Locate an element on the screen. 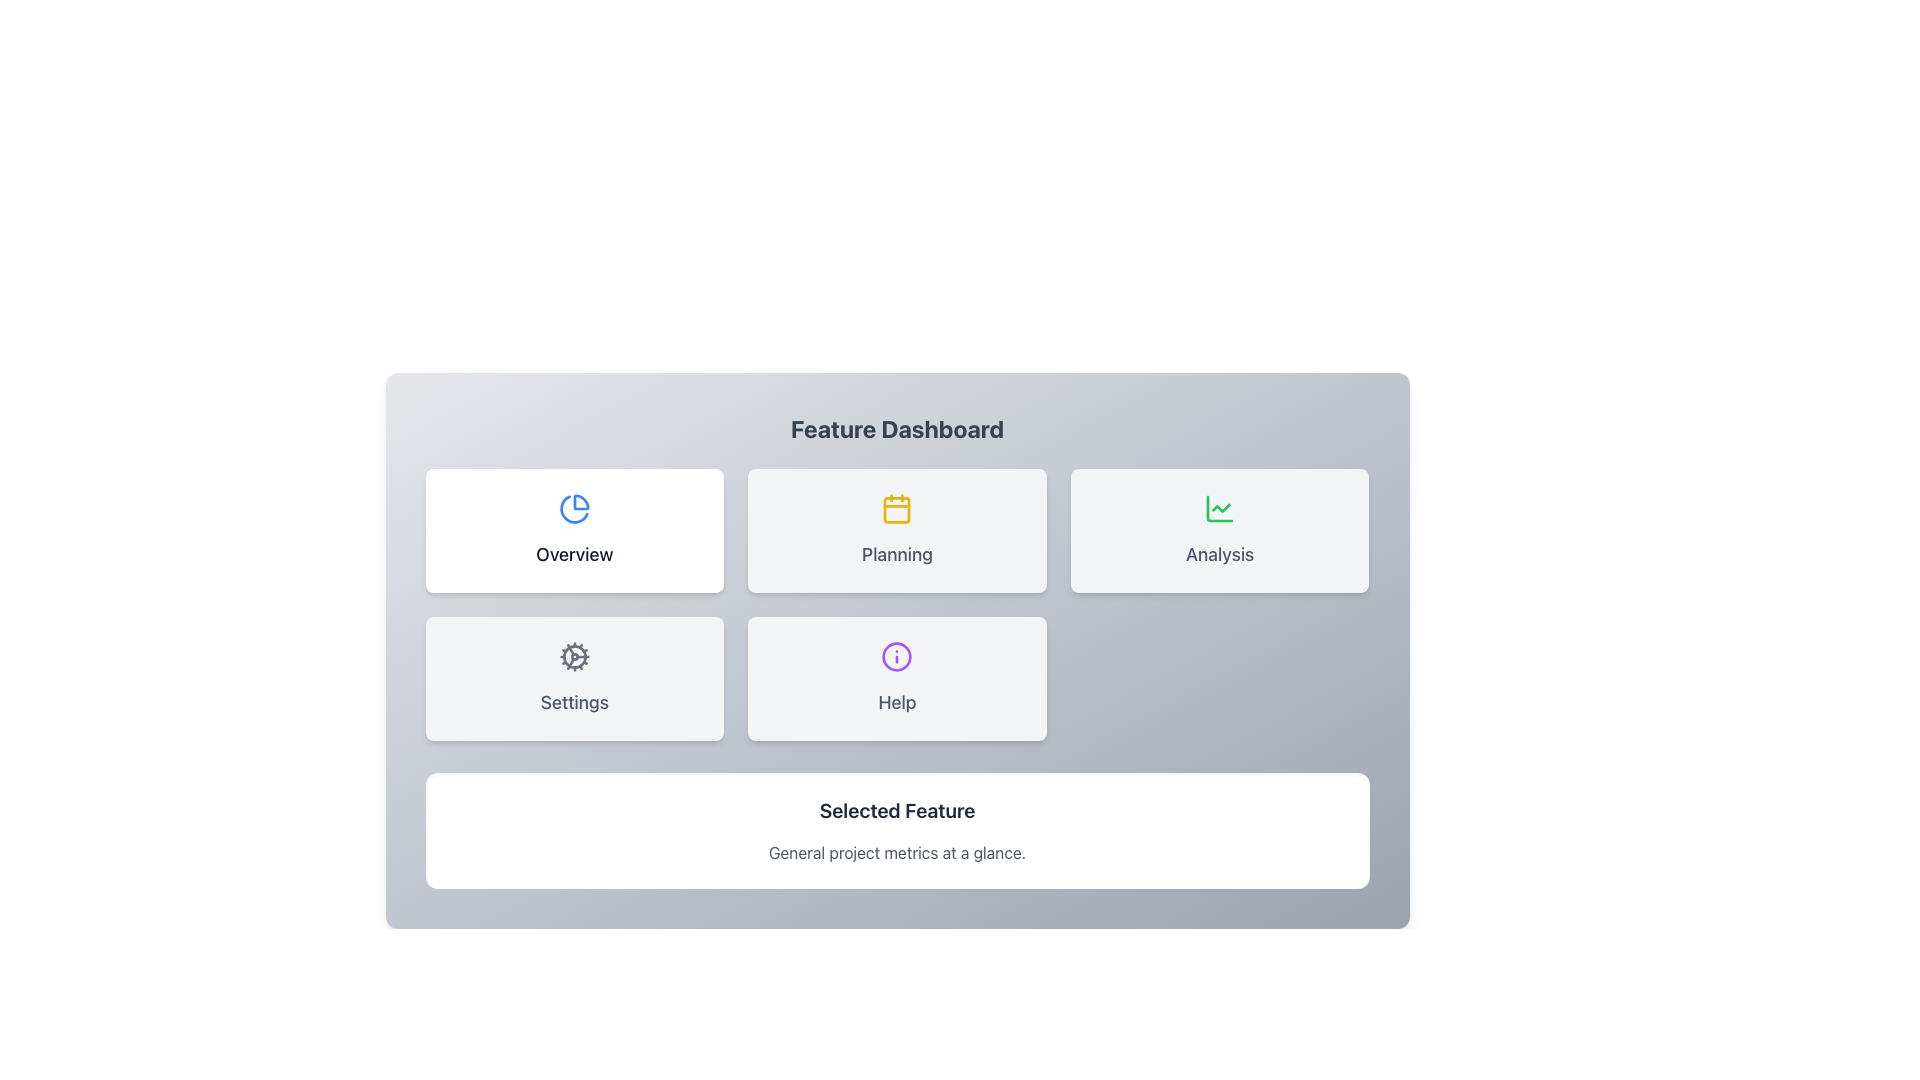 Image resolution: width=1920 pixels, height=1080 pixels. the Interactive card located in the middle-bottom of the grid layout is located at coordinates (896, 677).